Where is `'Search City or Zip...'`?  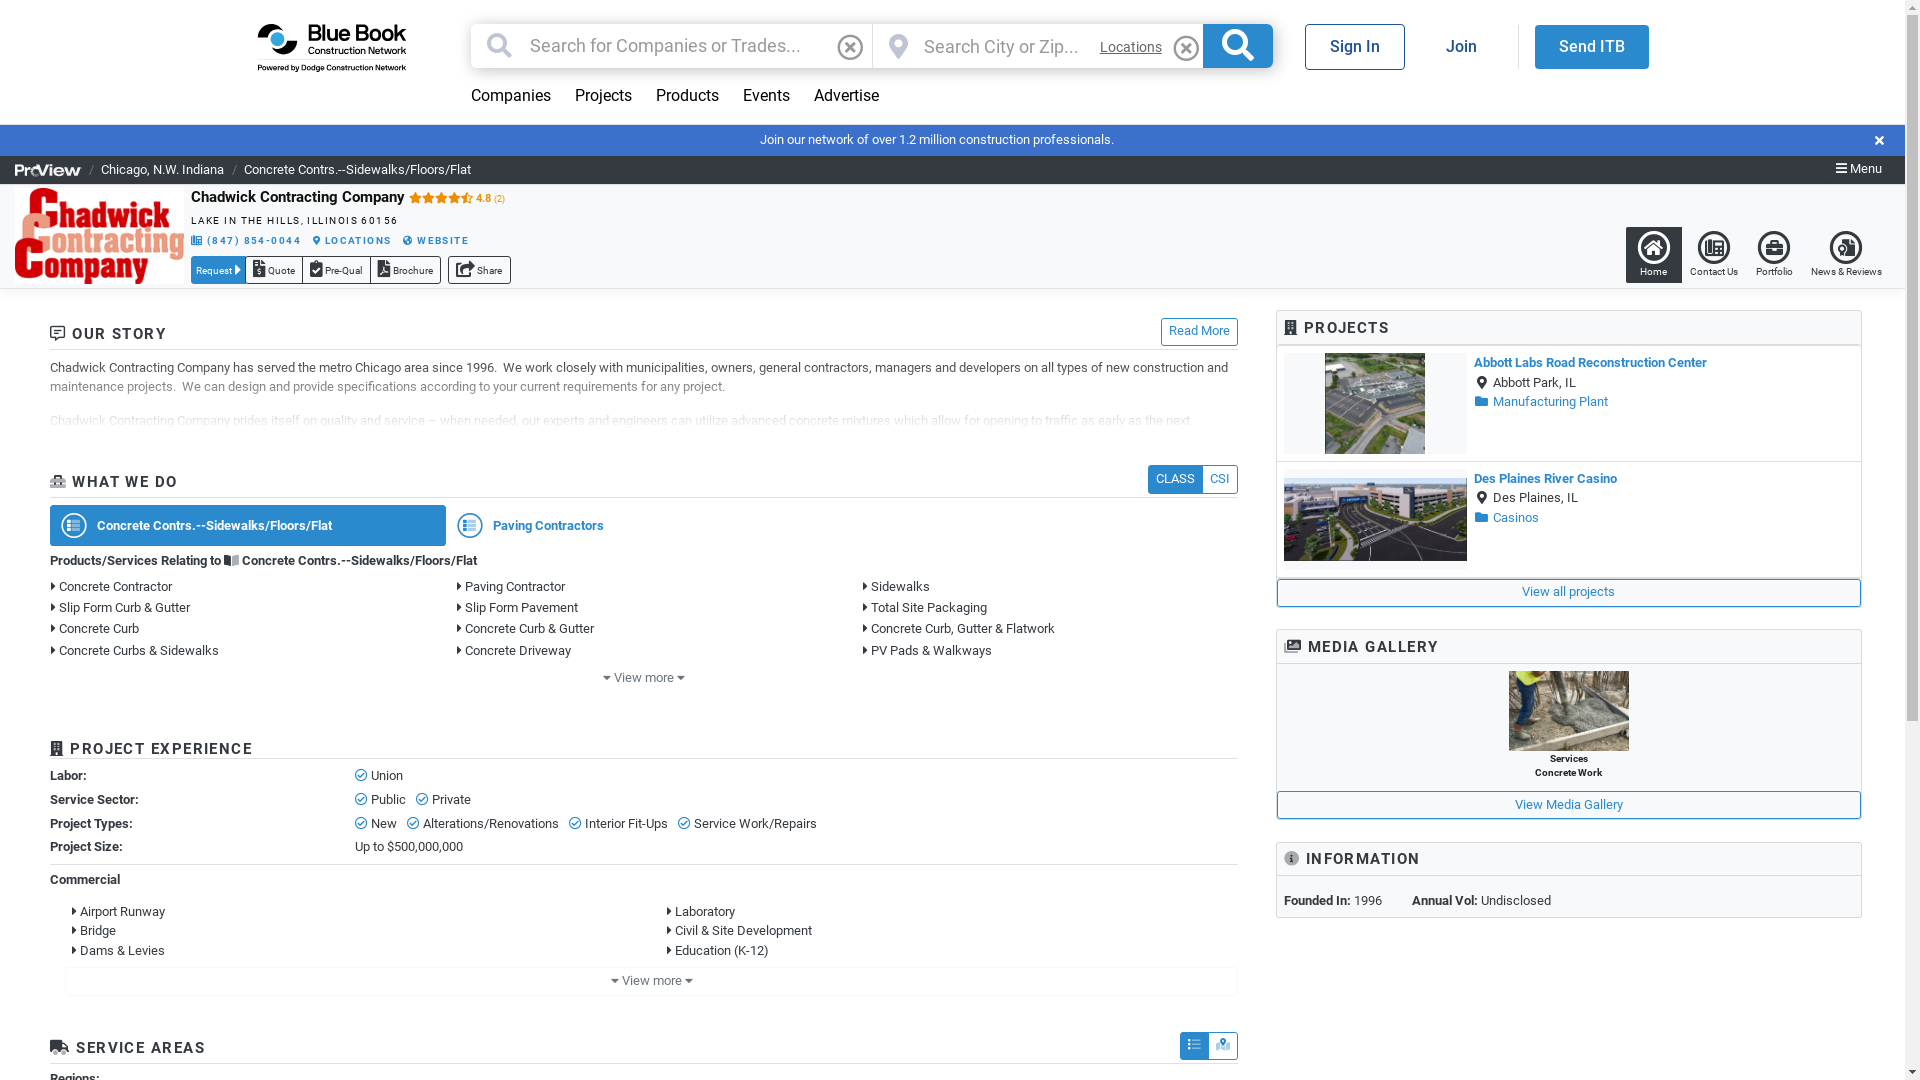
'Search City or Zip...' is located at coordinates (1003, 45).